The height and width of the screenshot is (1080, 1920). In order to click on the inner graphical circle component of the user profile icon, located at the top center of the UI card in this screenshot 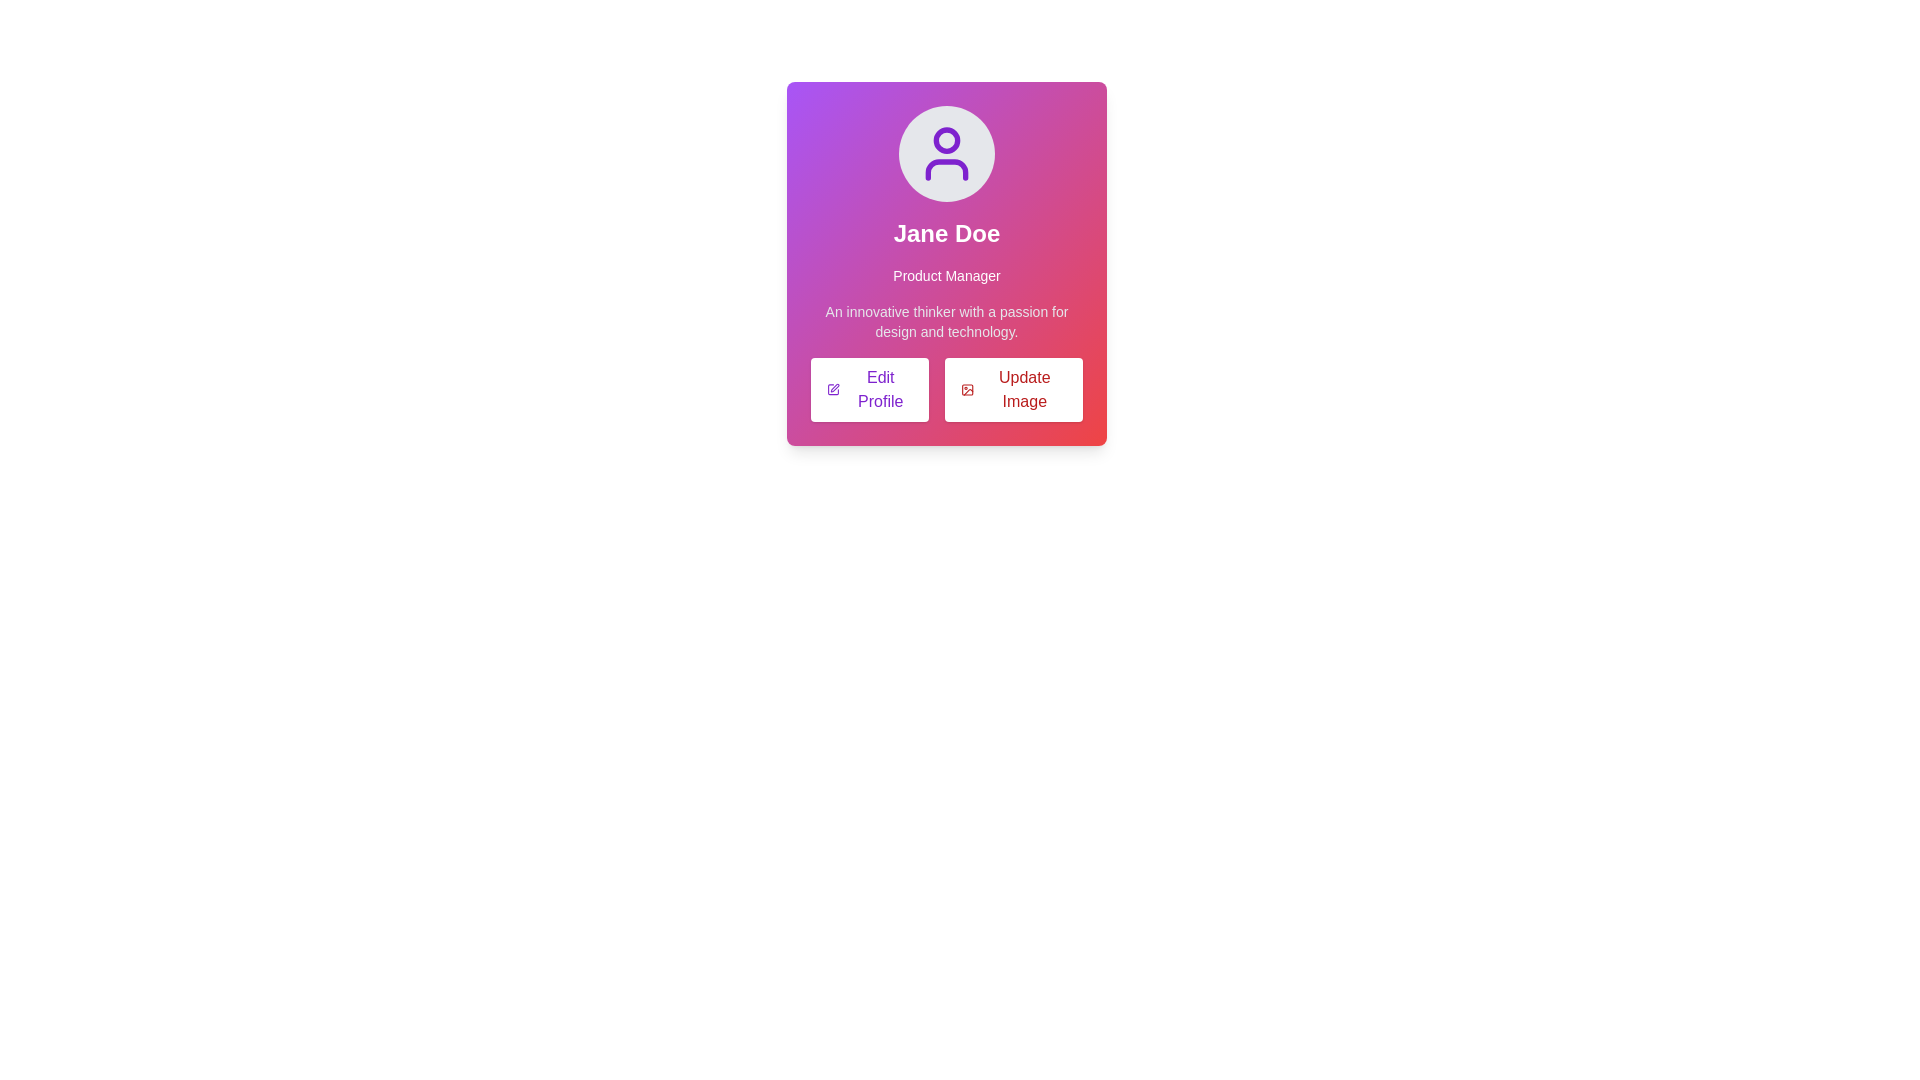, I will do `click(945, 138)`.